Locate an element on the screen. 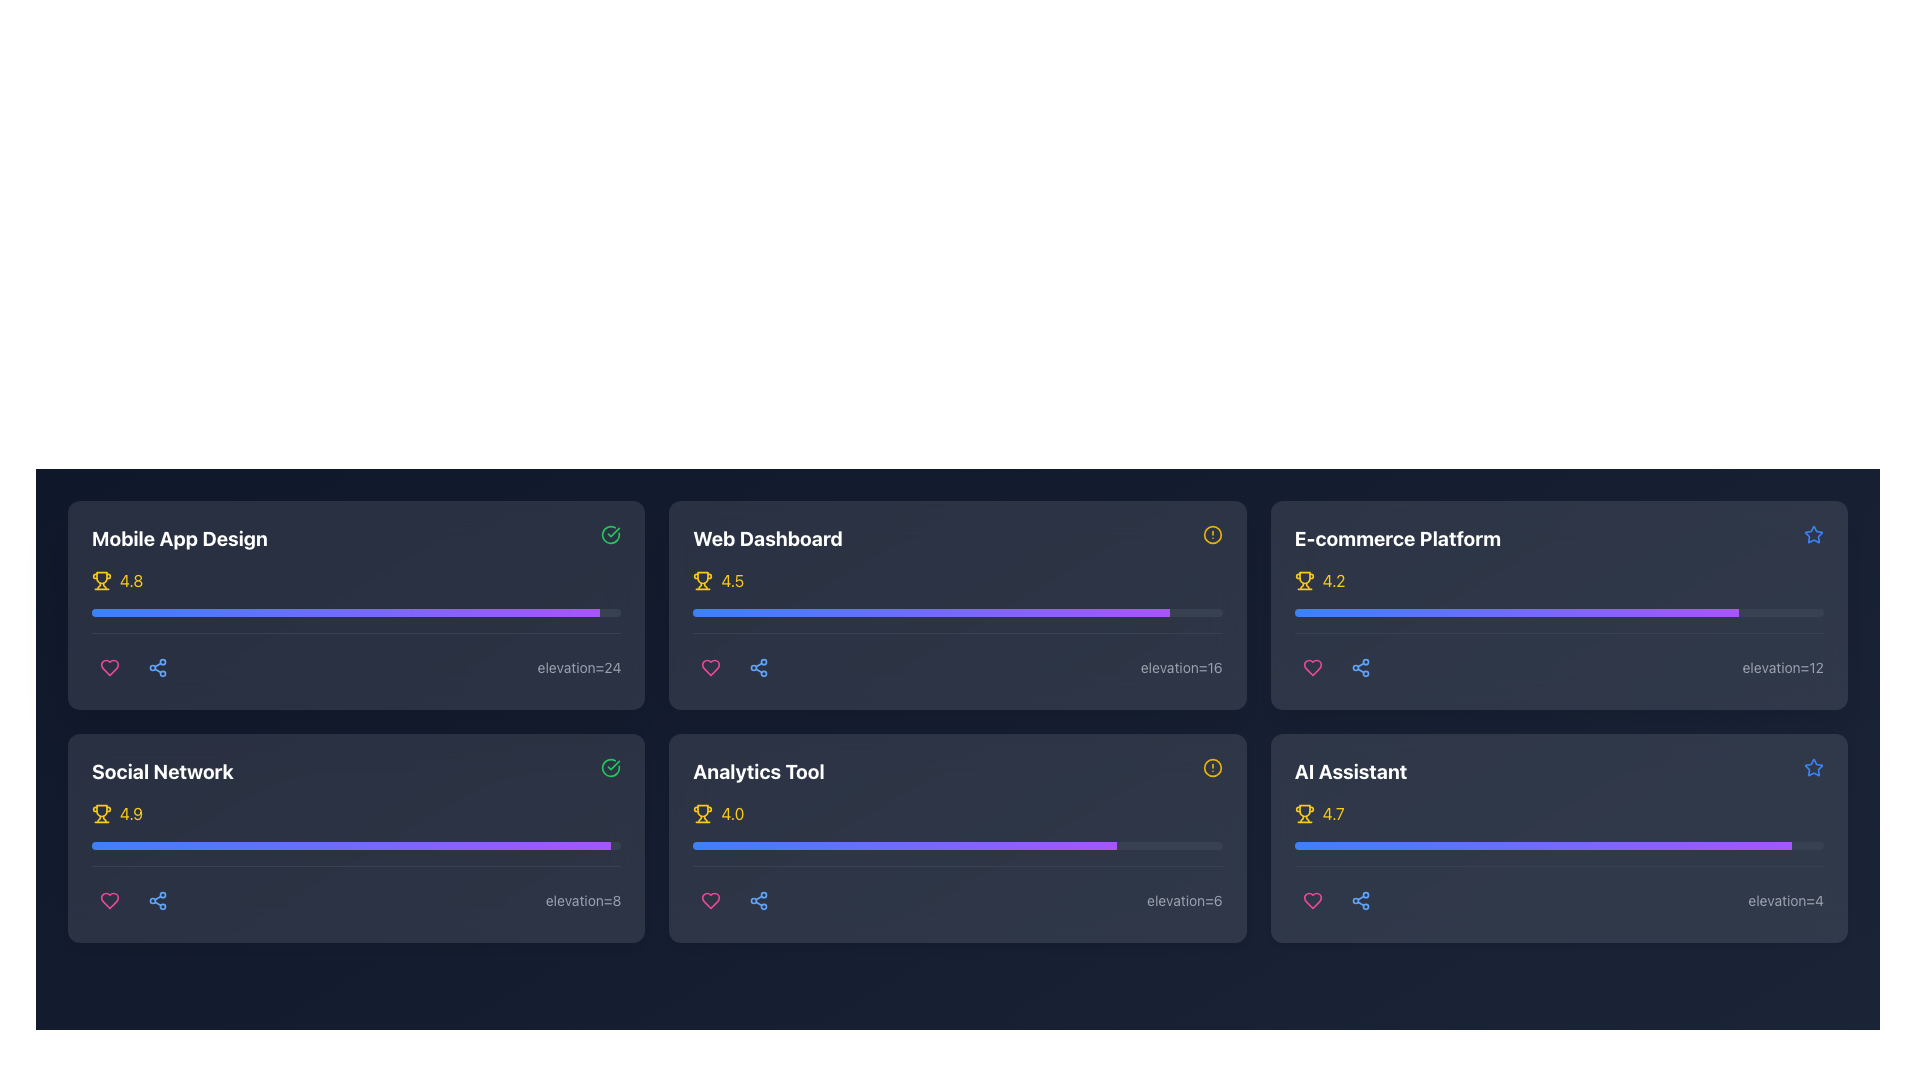 Image resolution: width=1920 pixels, height=1080 pixels. the heart-shaped icon styled with pink coloring located in the lower row of the 'AI Assistant' card is located at coordinates (1312, 901).